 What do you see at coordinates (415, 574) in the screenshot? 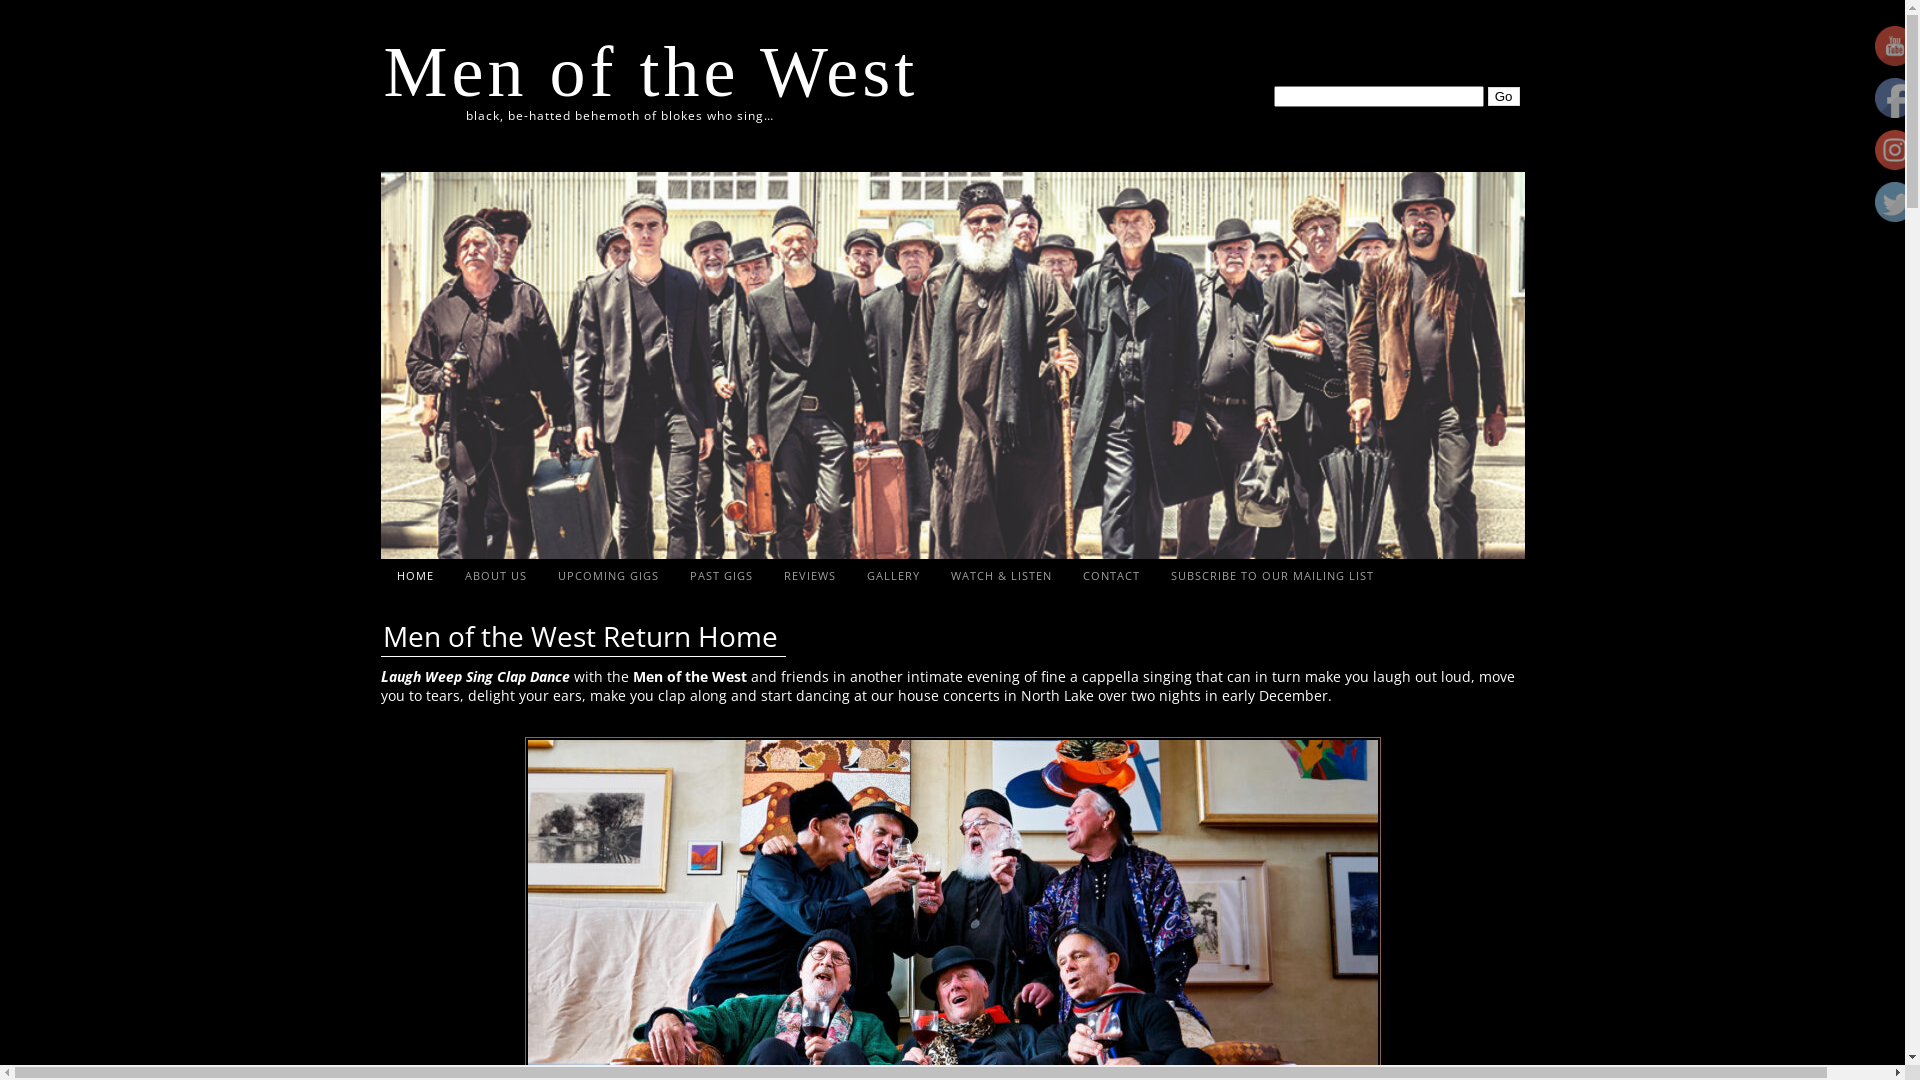
I see `'HOME'` at bounding box center [415, 574].